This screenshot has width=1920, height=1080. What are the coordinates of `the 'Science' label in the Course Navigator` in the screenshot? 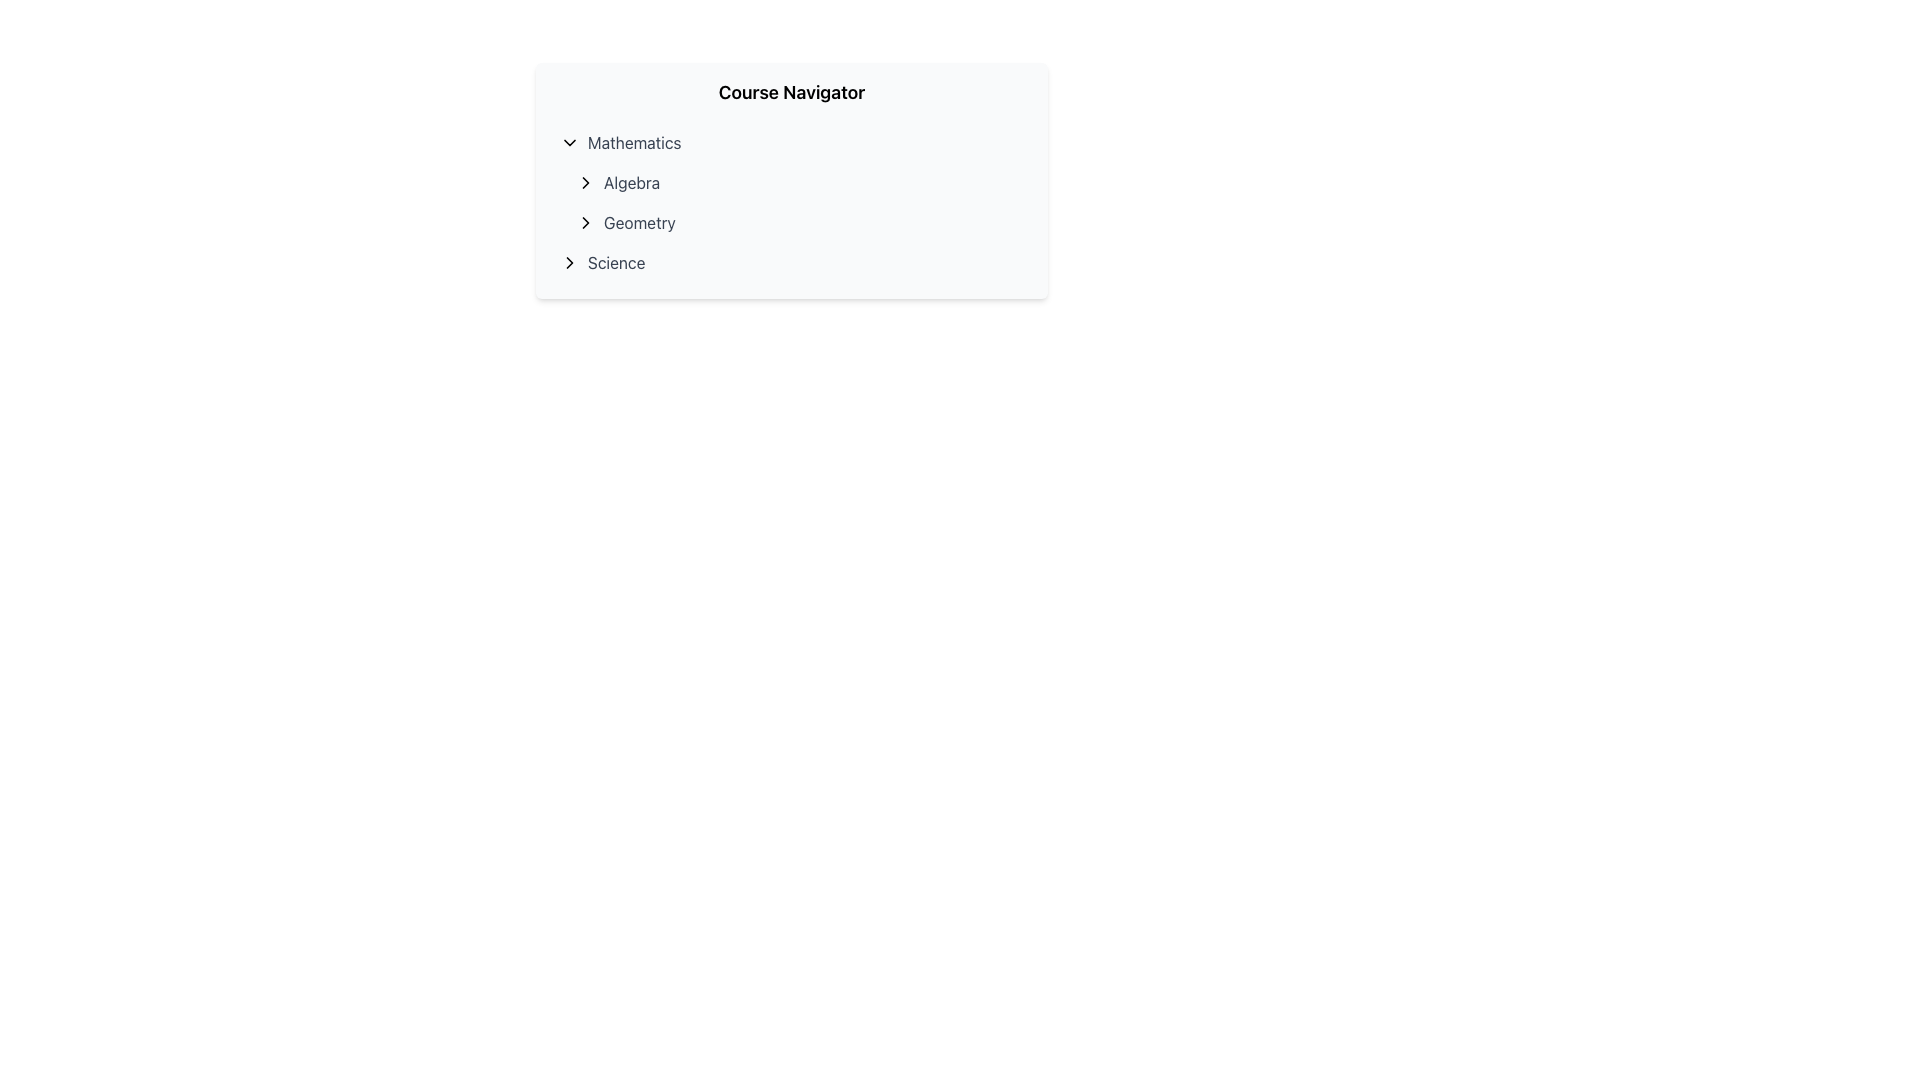 It's located at (615, 261).